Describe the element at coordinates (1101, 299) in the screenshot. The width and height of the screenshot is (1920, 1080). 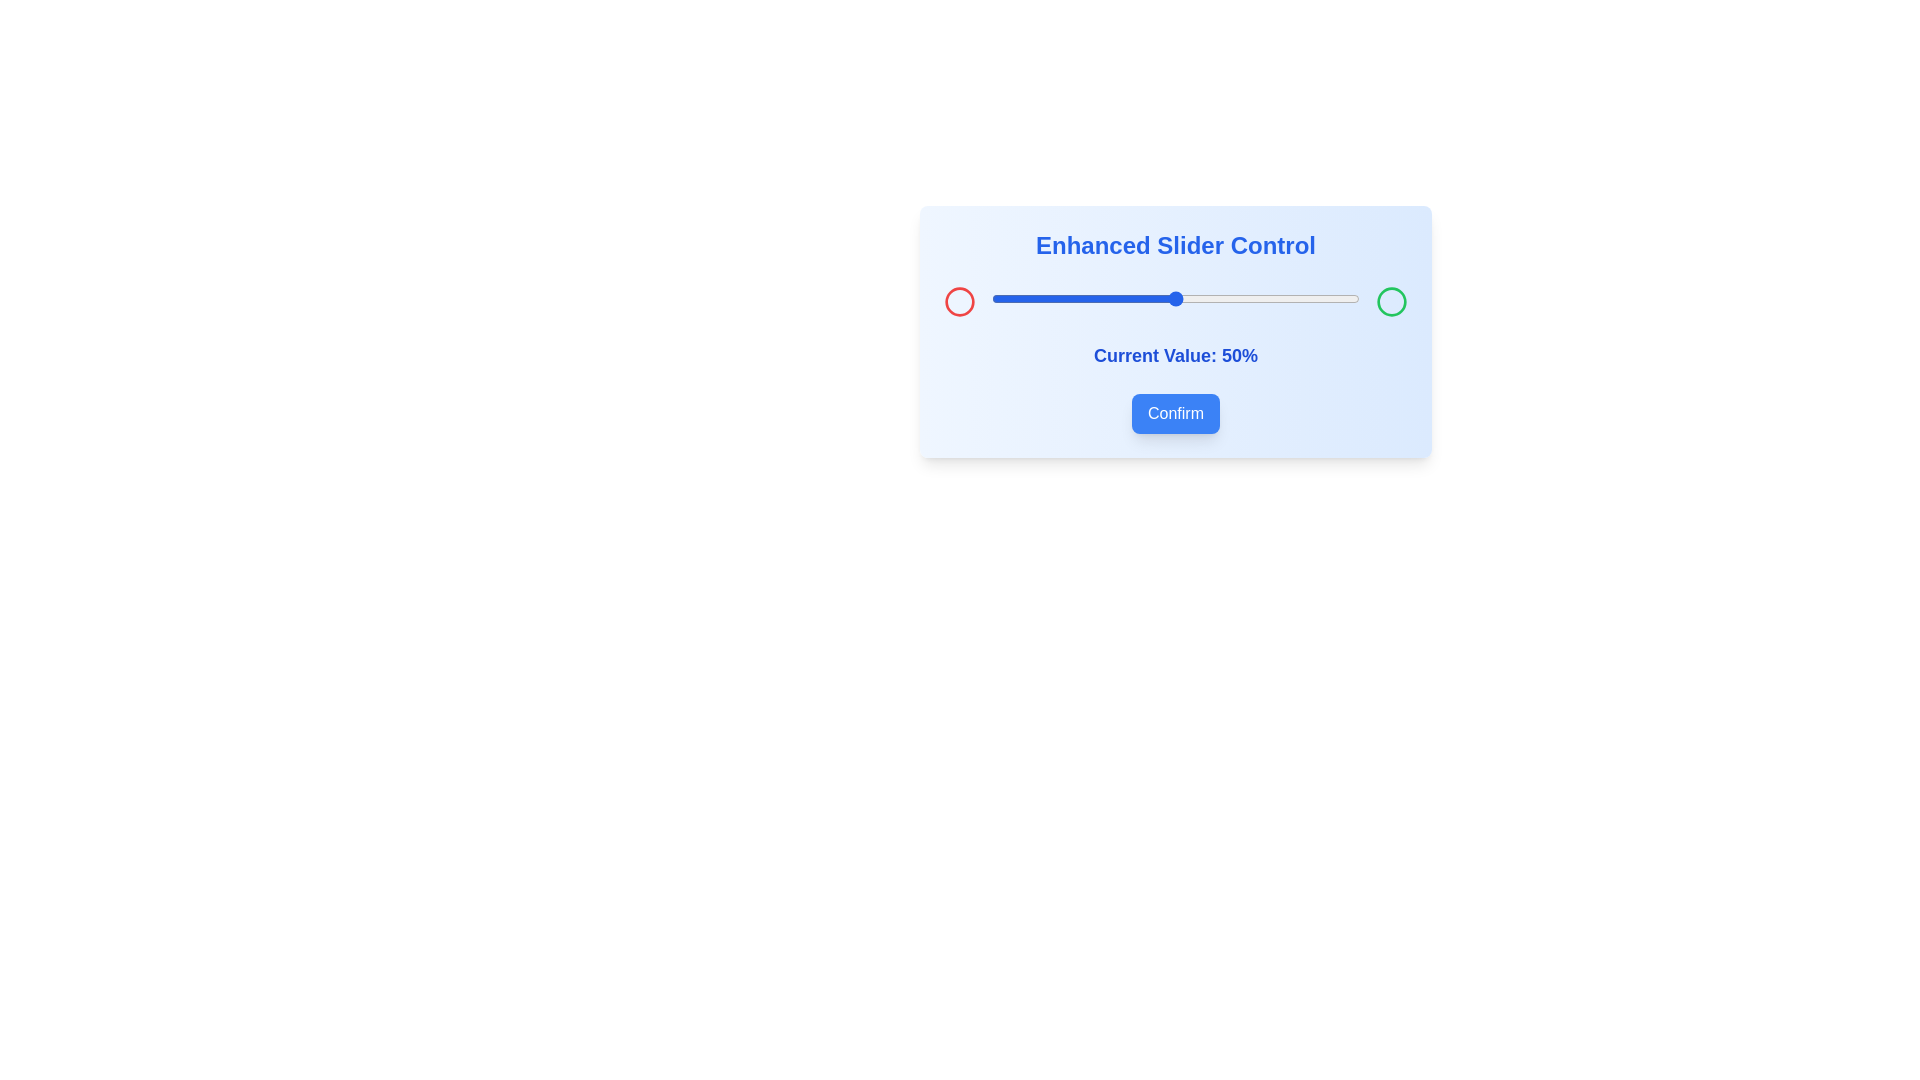
I see `the slider` at that location.